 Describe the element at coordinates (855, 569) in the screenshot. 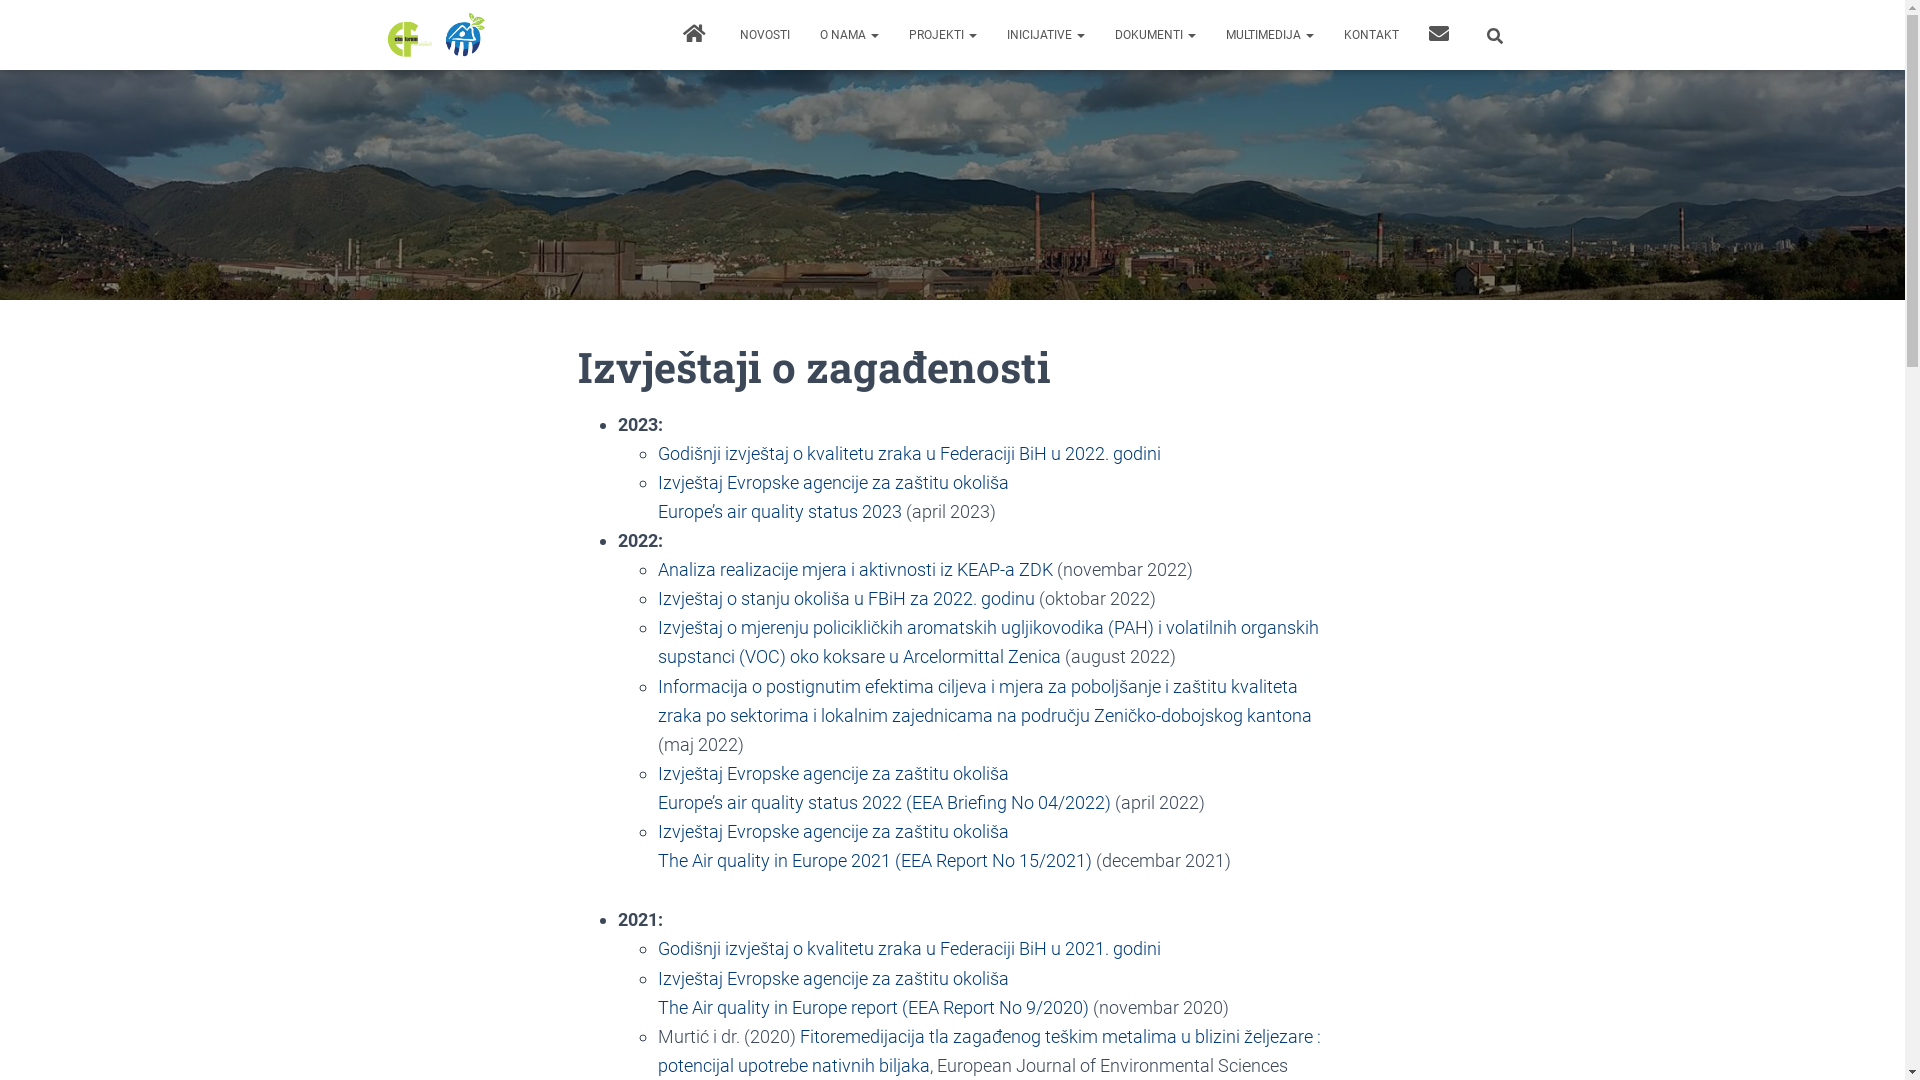

I see `'Analiza realizacije mjera i aktivnosti iz KEAP-a ZDK'` at that location.